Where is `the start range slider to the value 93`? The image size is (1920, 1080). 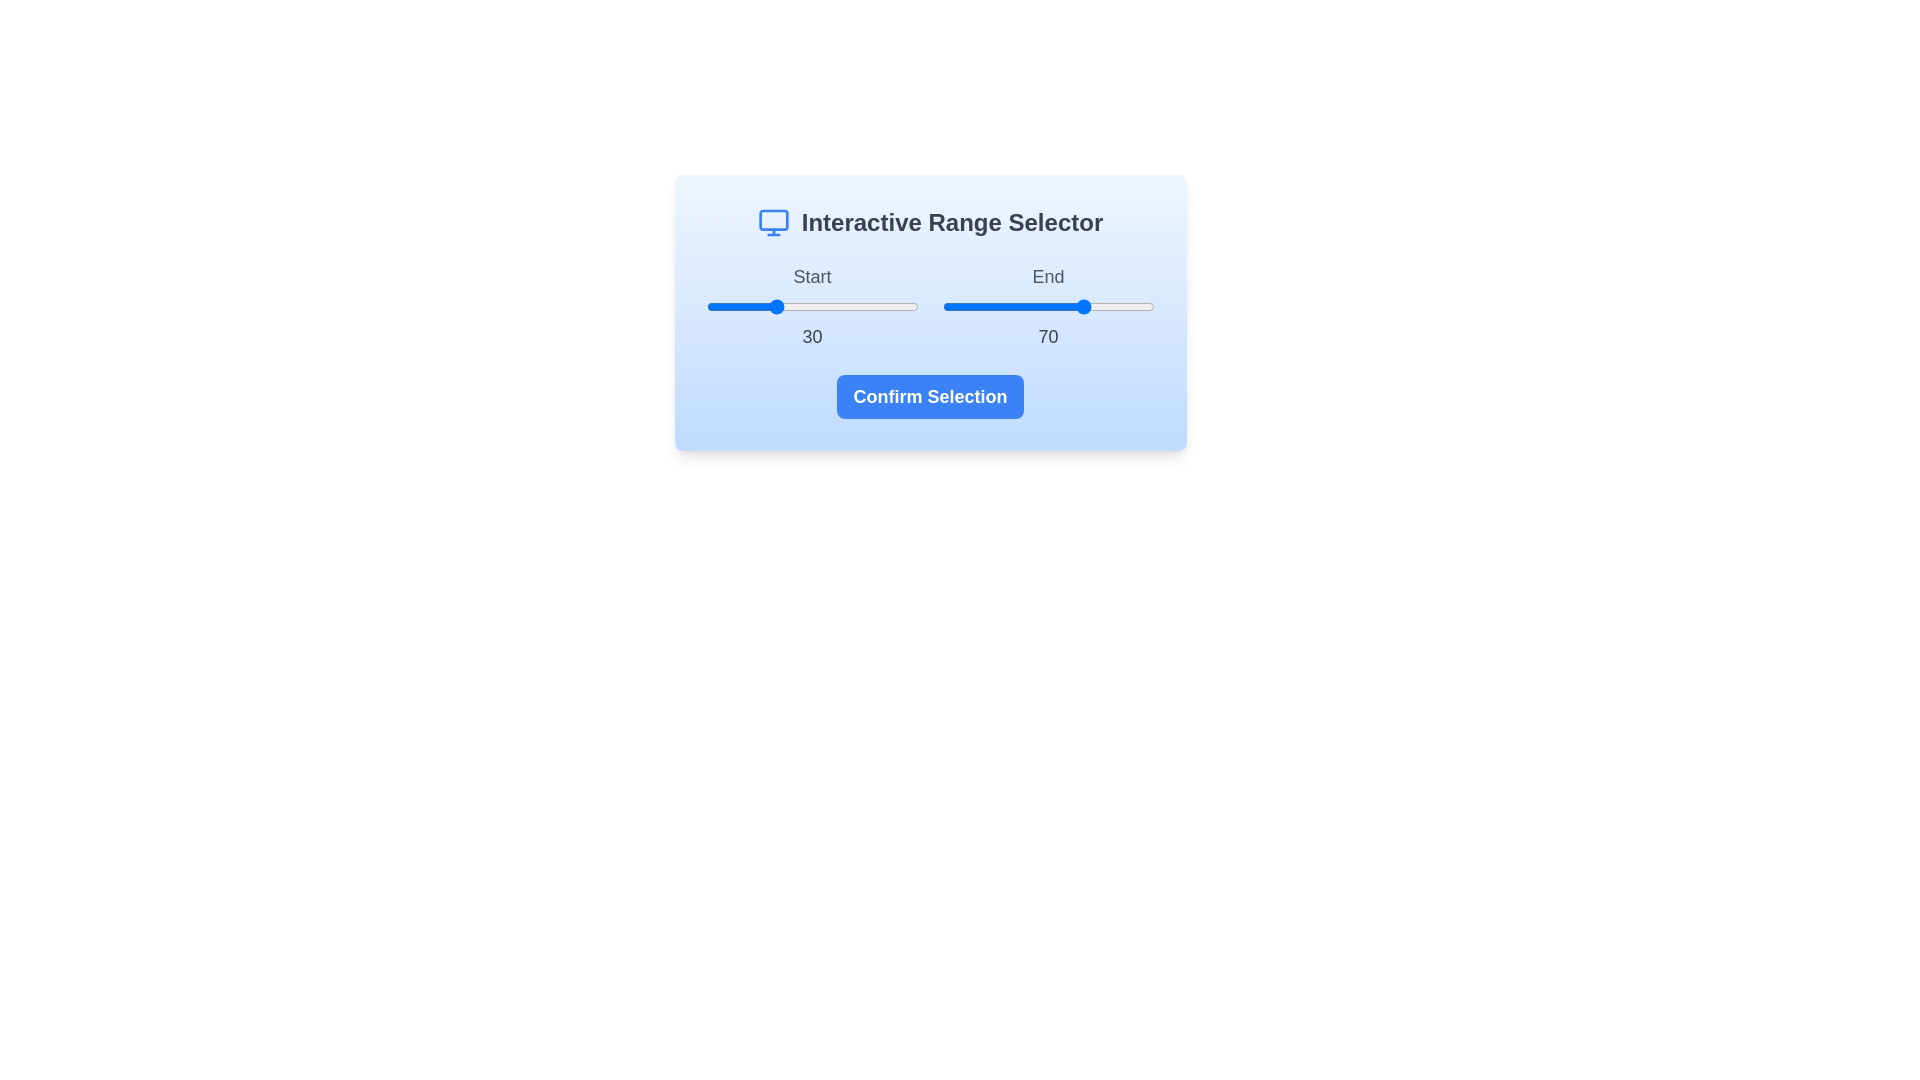 the start range slider to the value 93 is located at coordinates (902, 307).